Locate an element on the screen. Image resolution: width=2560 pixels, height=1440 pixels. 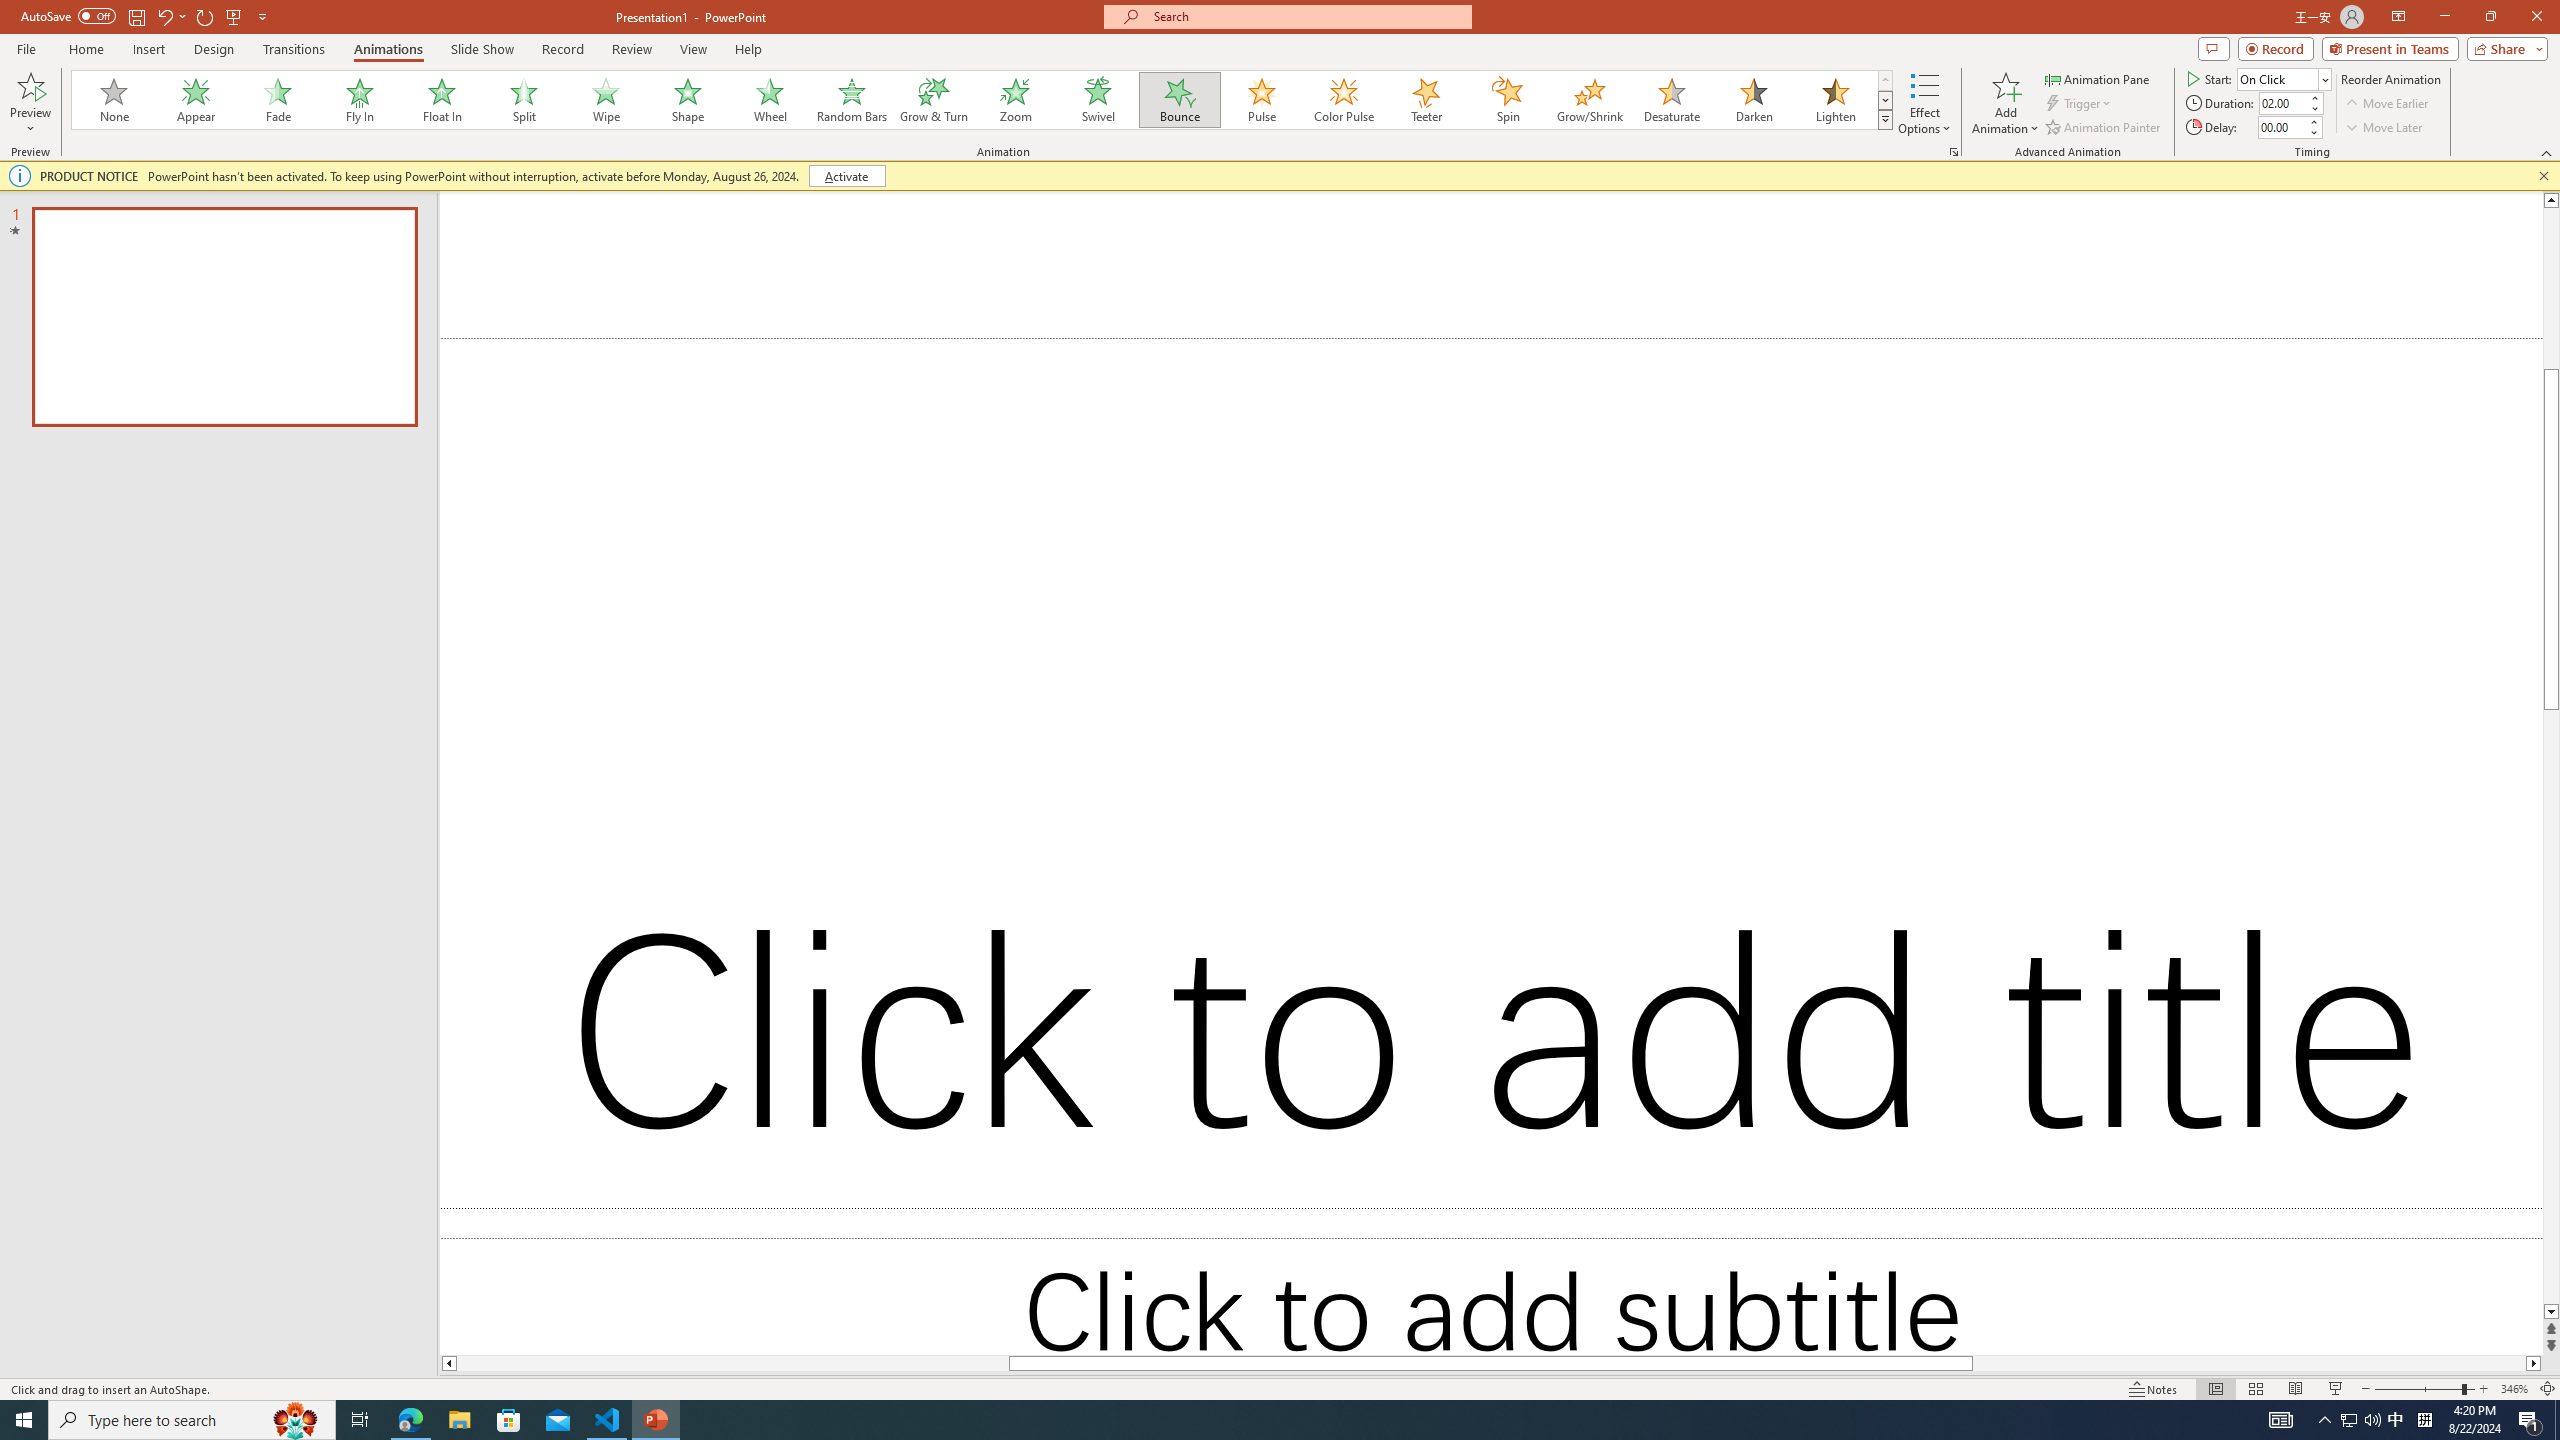
'Swivel' is located at coordinates (1097, 99).